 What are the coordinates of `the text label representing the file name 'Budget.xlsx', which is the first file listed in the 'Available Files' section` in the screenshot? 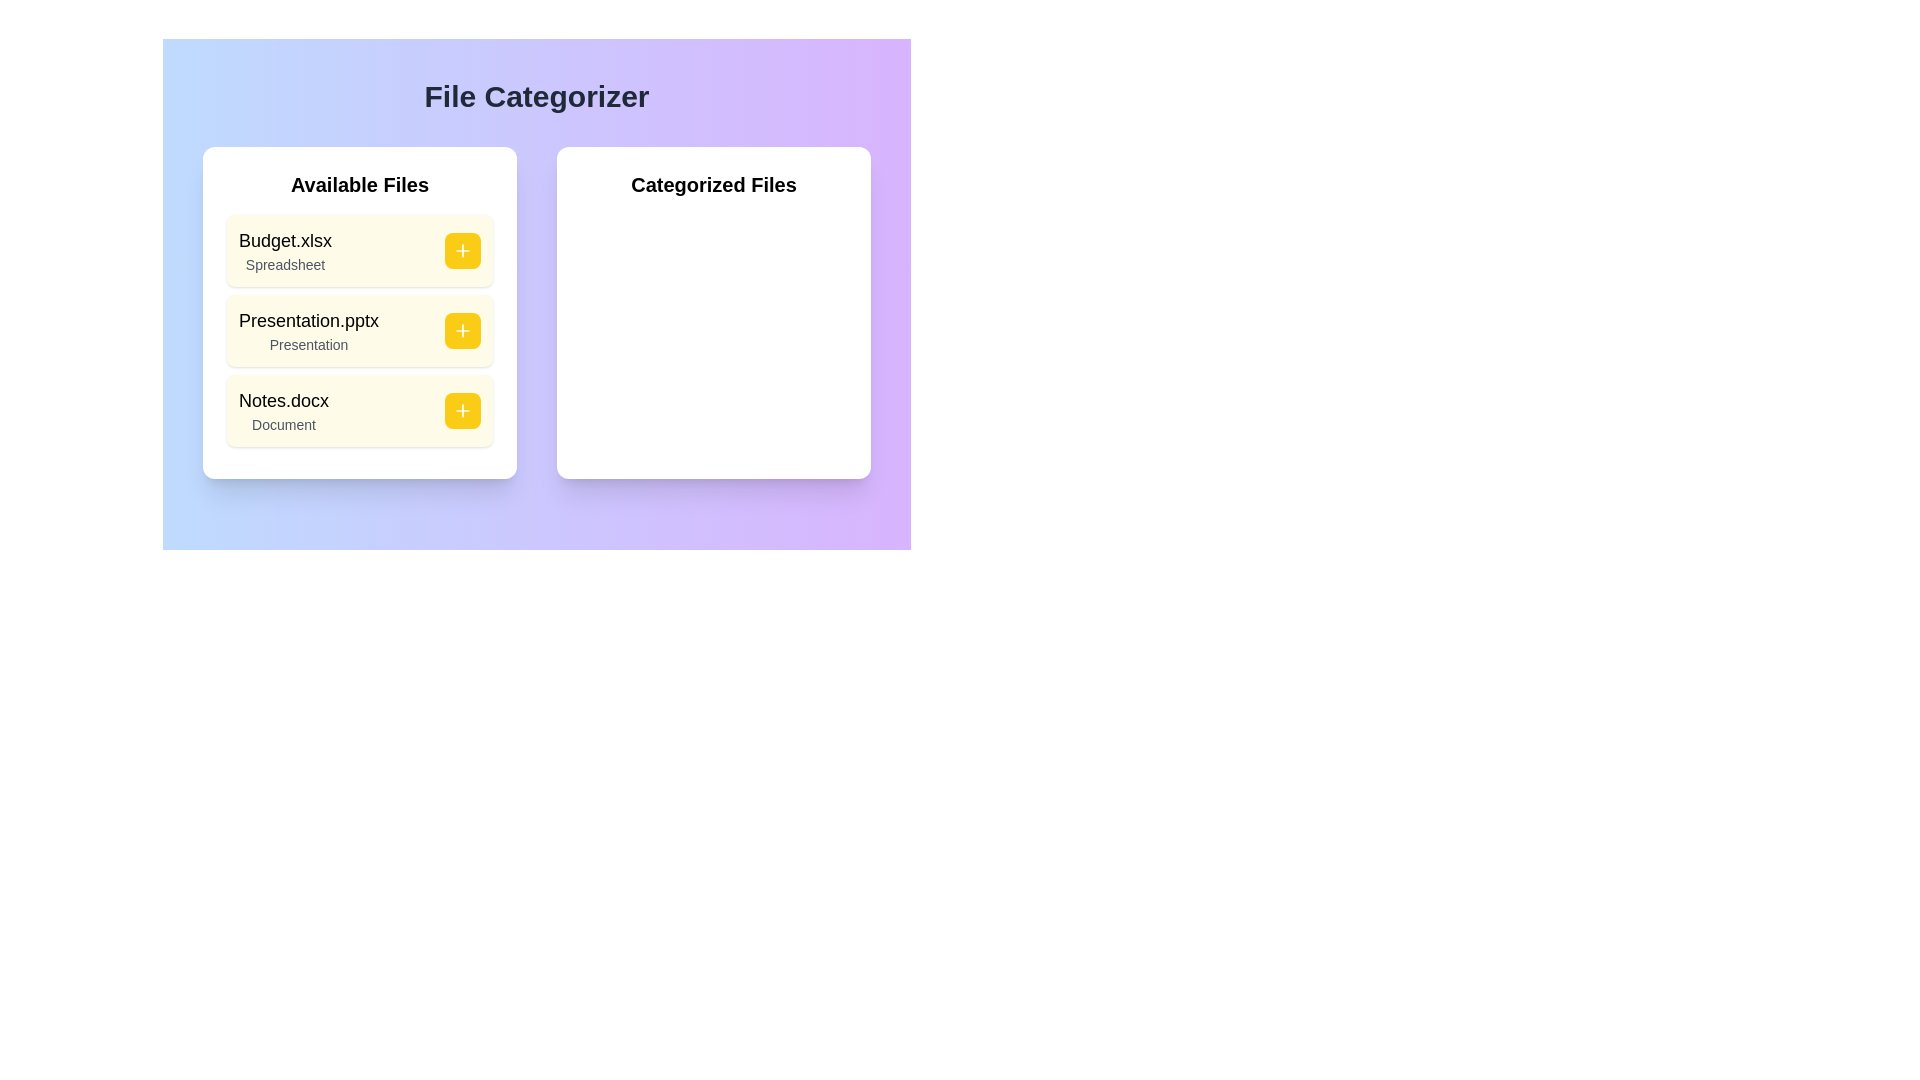 It's located at (284, 239).